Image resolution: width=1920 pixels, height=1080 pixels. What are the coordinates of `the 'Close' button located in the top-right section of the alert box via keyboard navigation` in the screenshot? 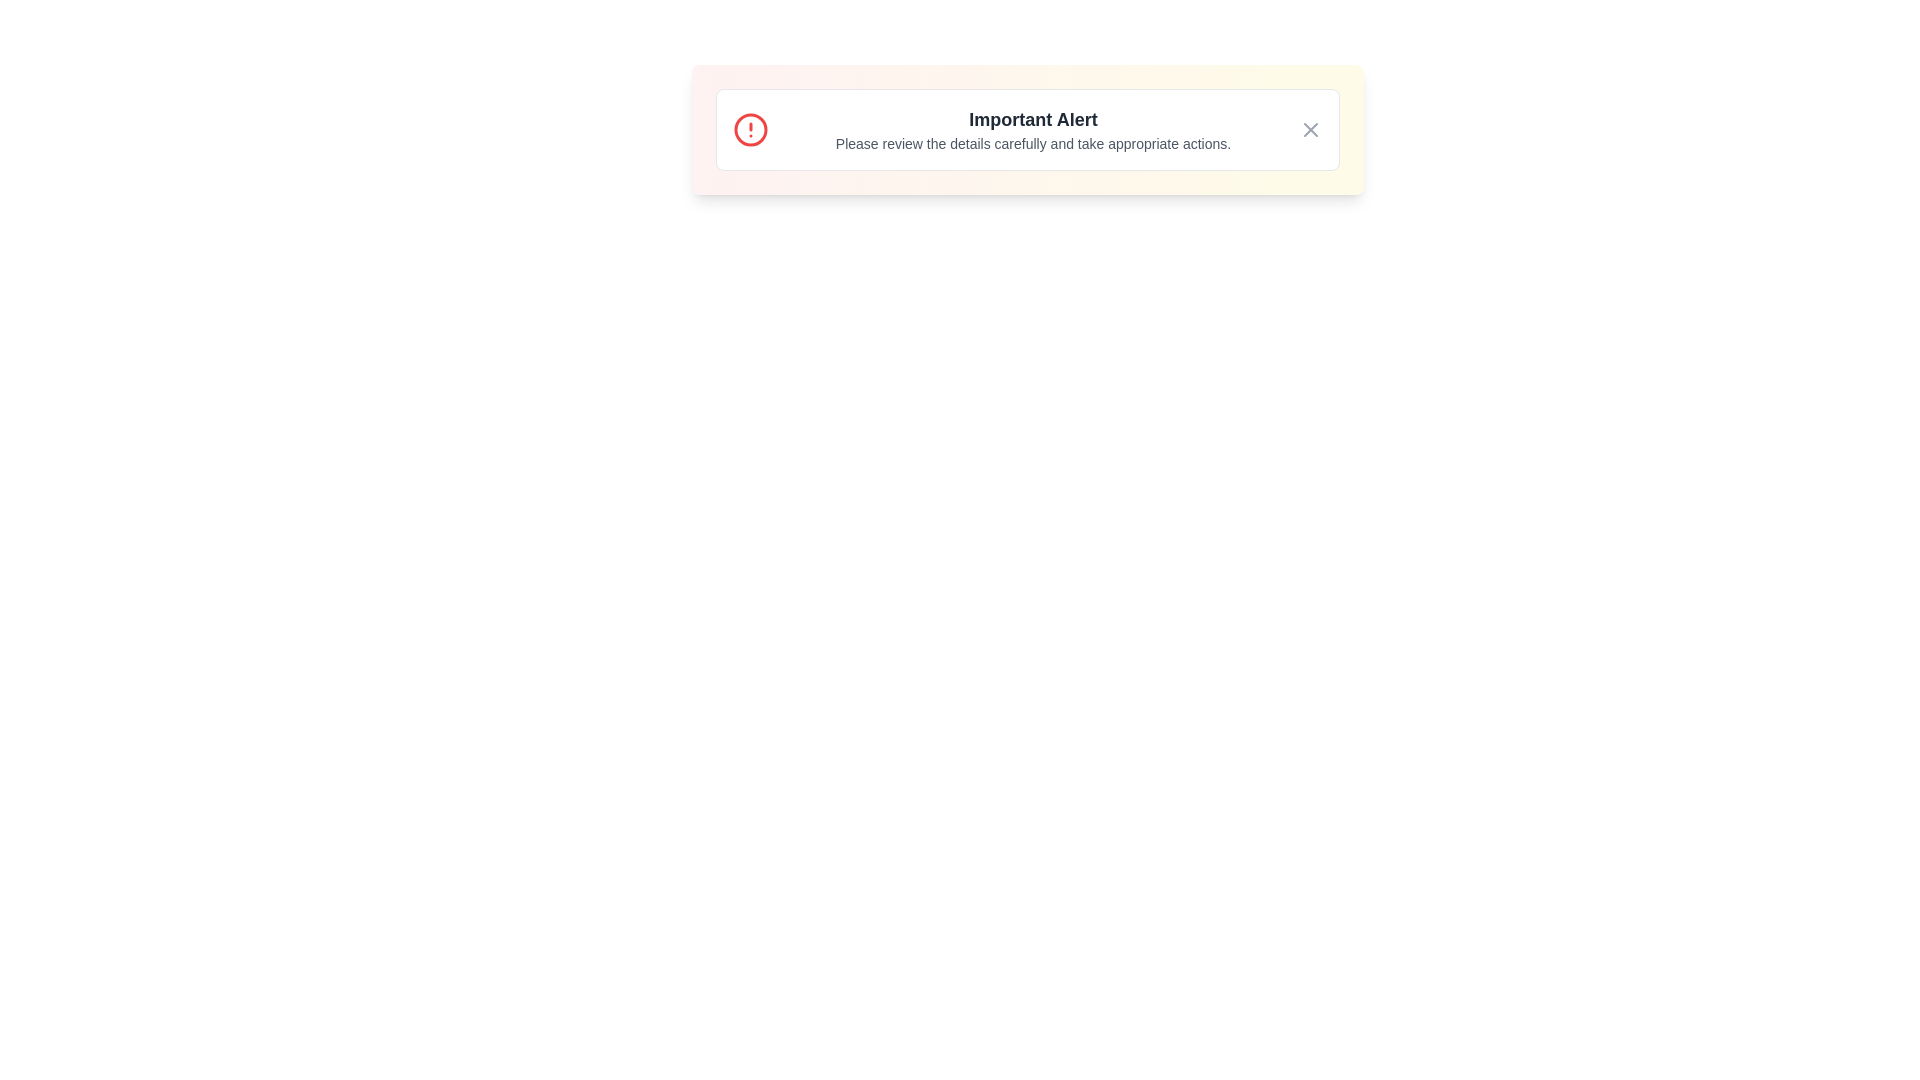 It's located at (1310, 130).